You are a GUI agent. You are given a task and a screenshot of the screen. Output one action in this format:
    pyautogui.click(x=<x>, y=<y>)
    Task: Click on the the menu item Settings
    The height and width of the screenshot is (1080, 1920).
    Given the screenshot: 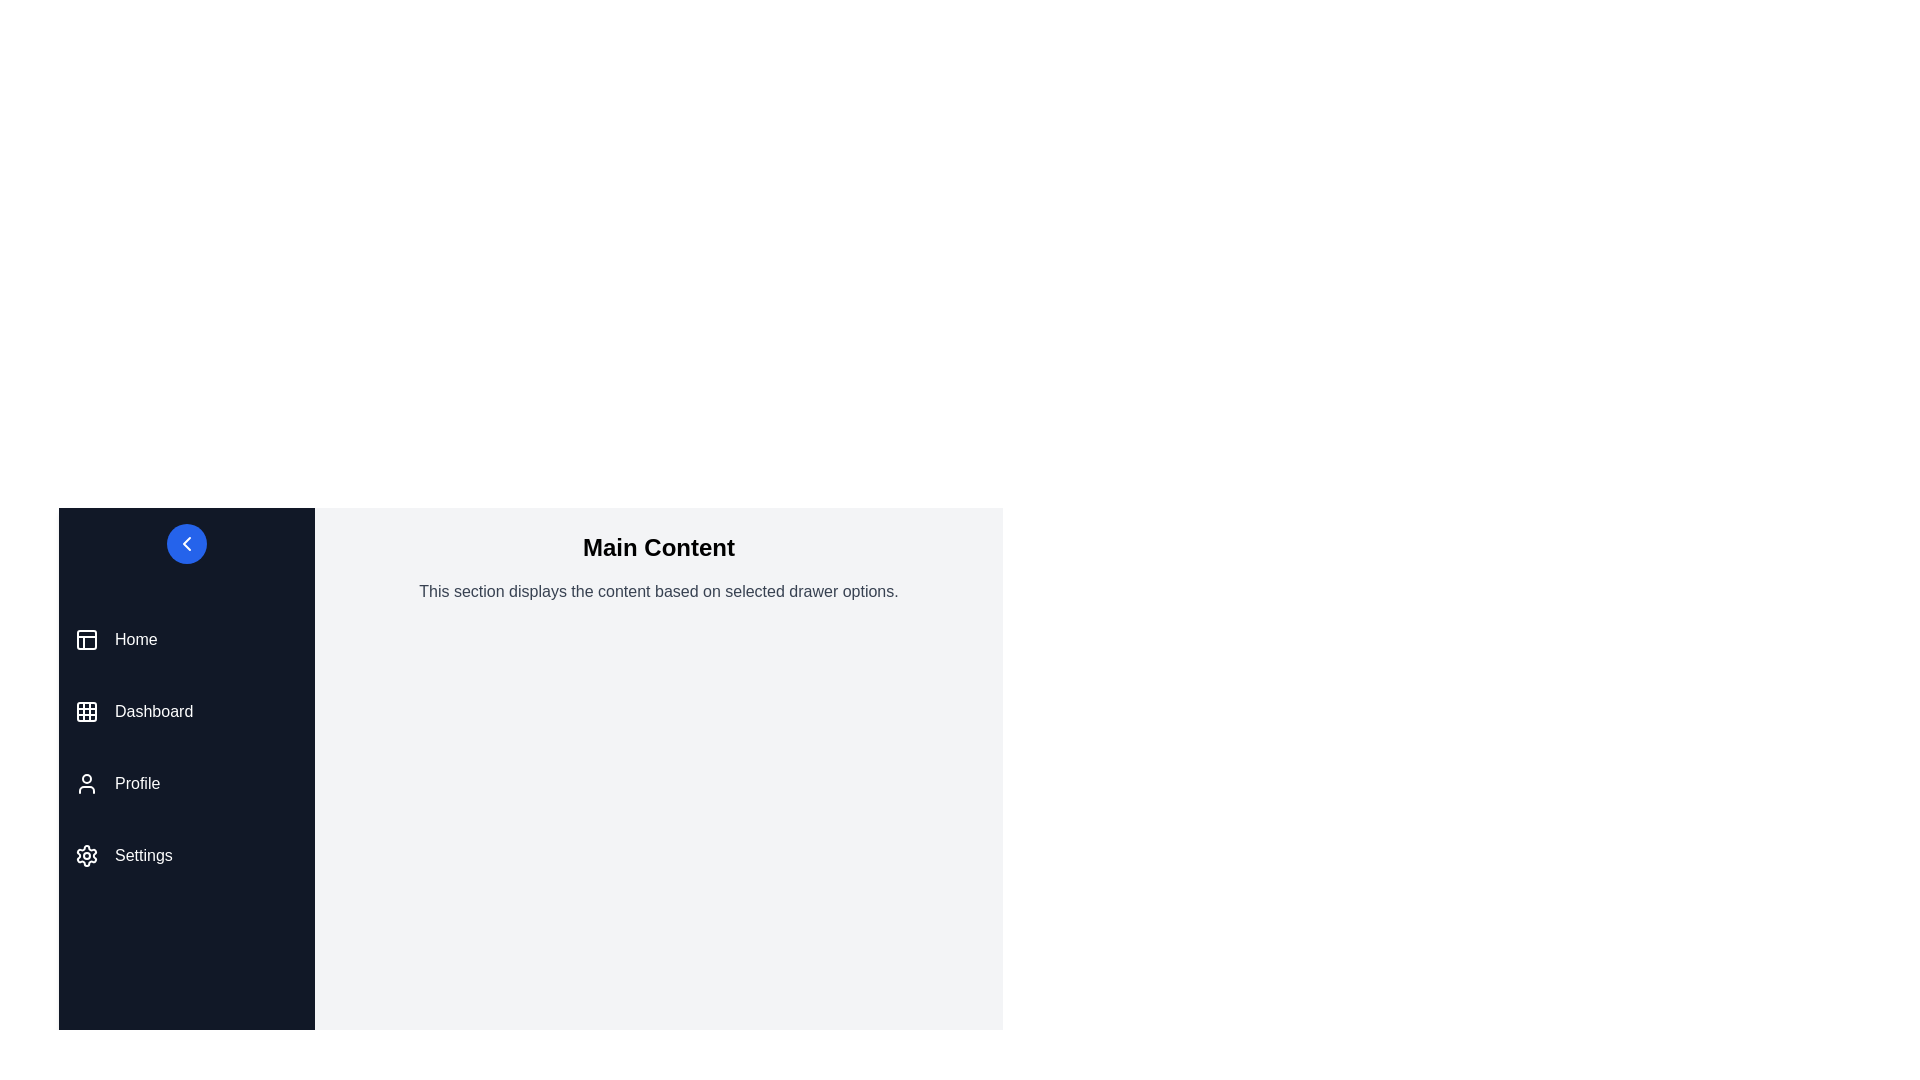 What is the action you would take?
    pyautogui.click(x=187, y=855)
    